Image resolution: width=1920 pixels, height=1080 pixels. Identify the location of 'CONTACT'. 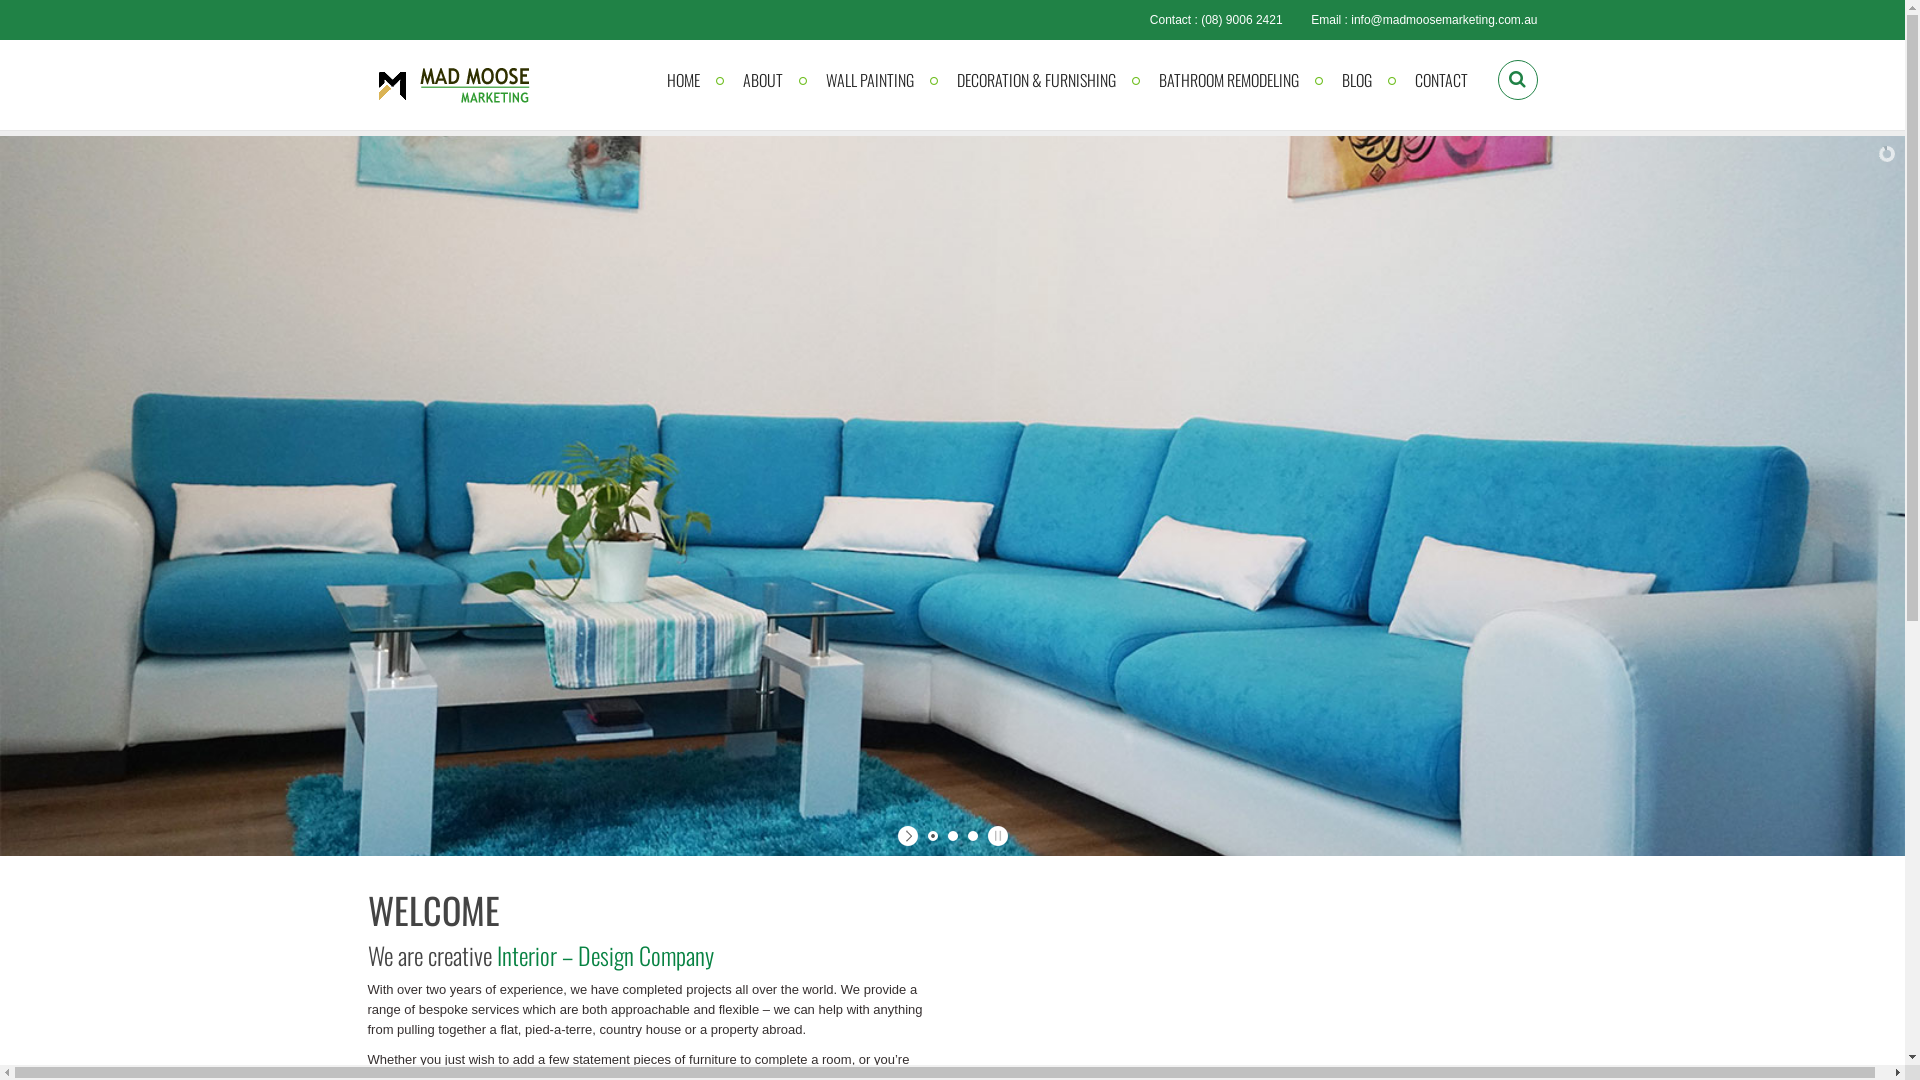
(1440, 79).